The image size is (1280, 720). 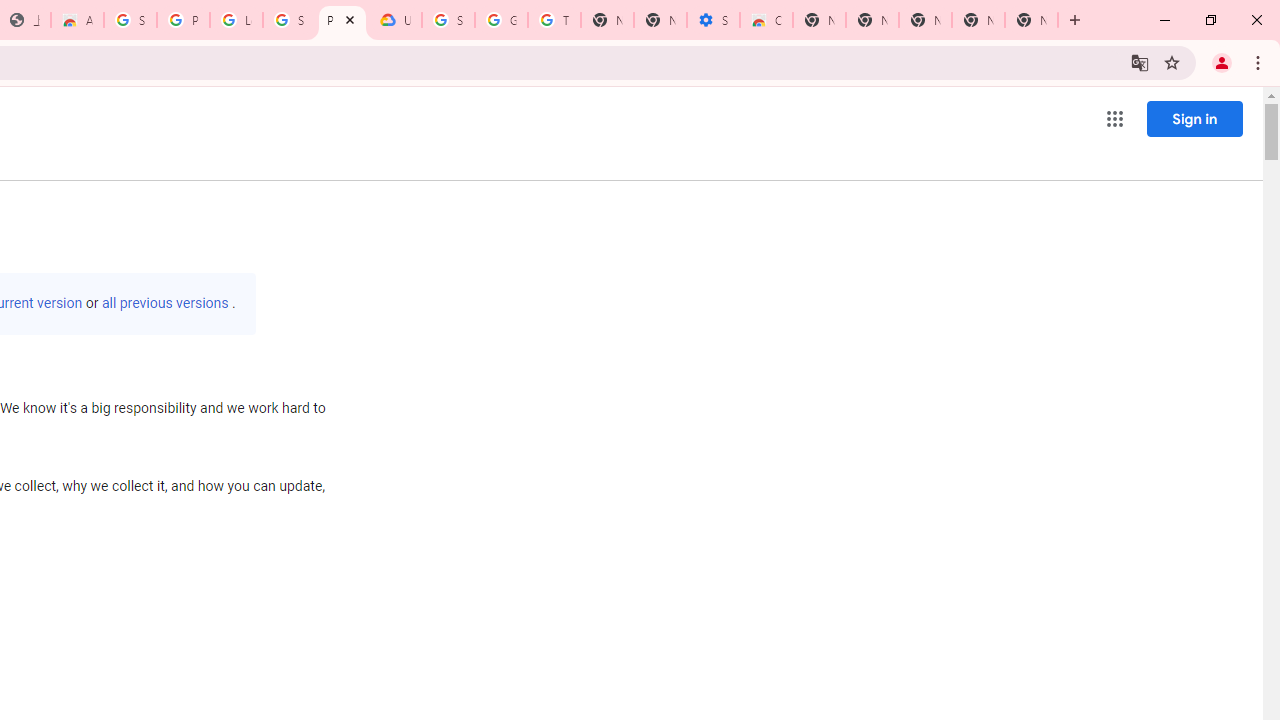 What do you see at coordinates (765, 20) in the screenshot?
I see `'Chrome Web Store - Accessibility extensions'` at bounding box center [765, 20].